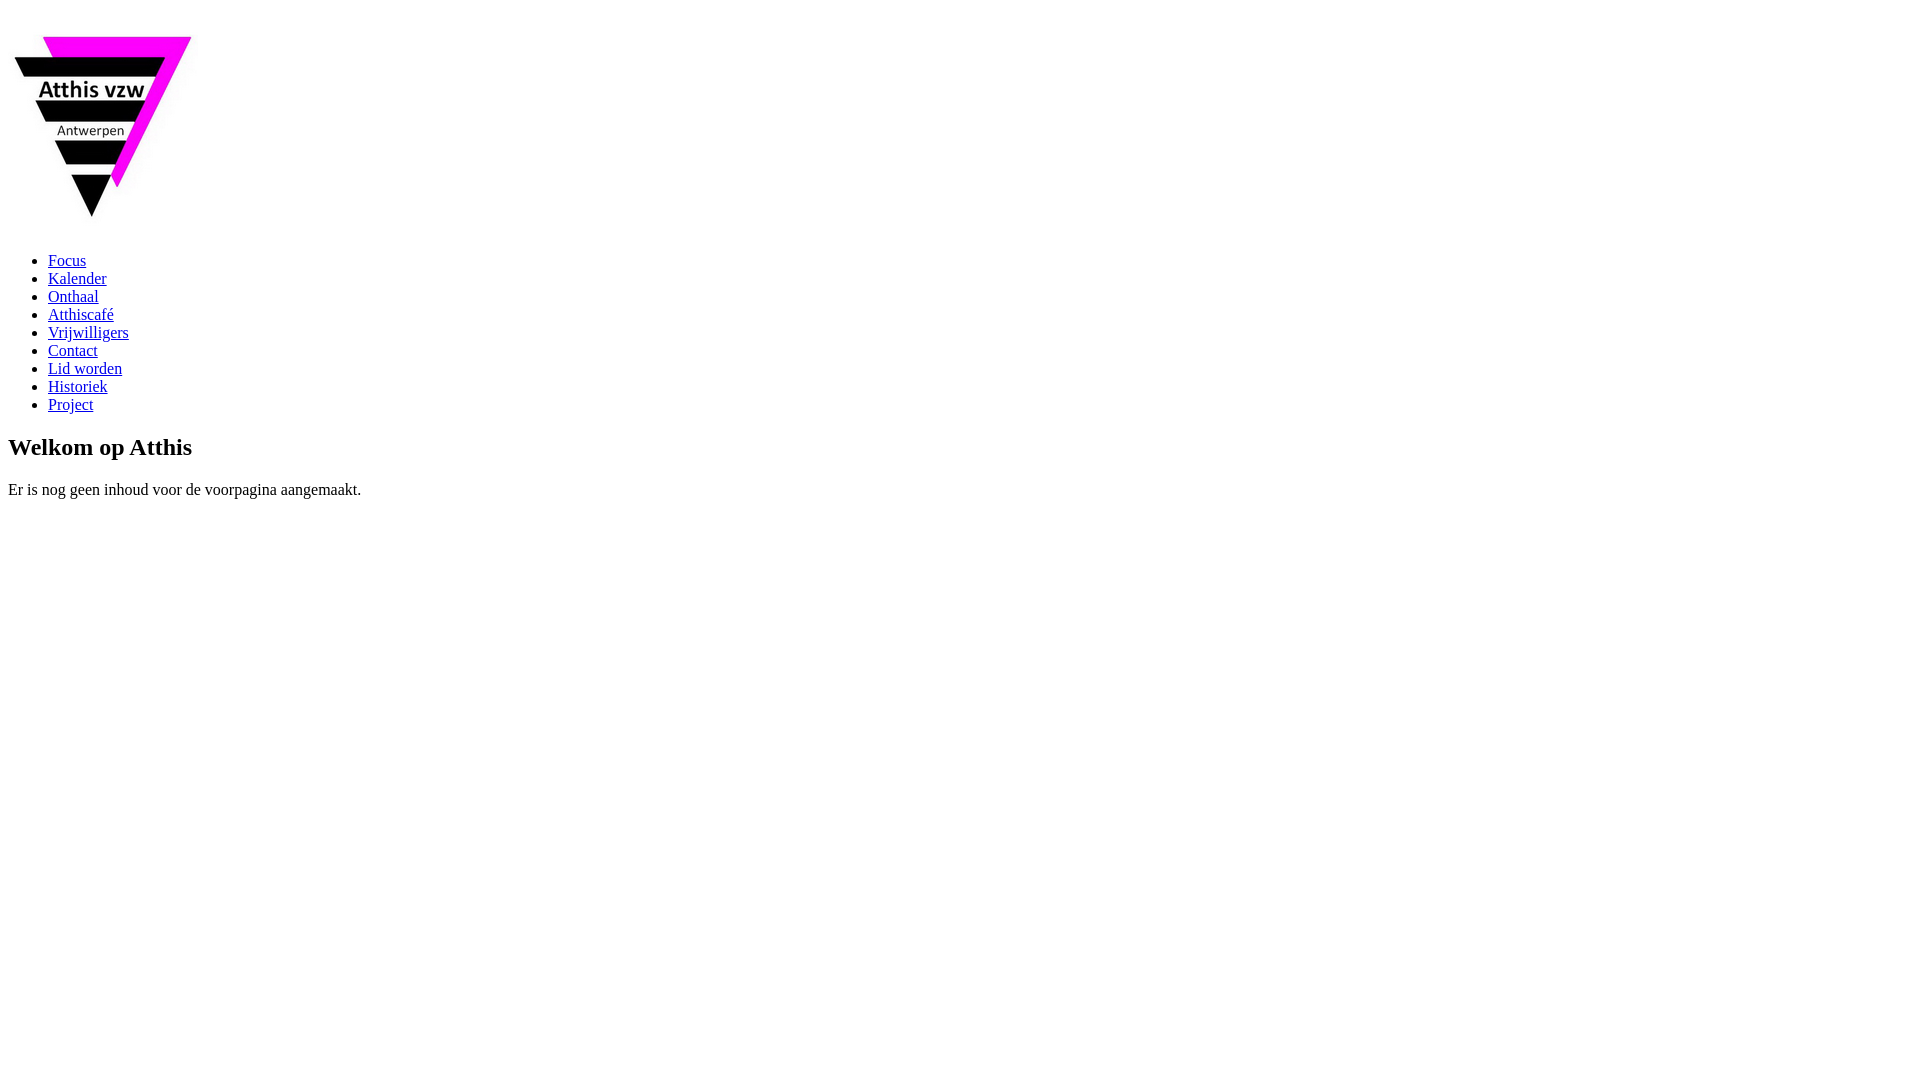 This screenshot has width=1920, height=1080. Describe the element at coordinates (84, 368) in the screenshot. I see `'Lid worden'` at that location.